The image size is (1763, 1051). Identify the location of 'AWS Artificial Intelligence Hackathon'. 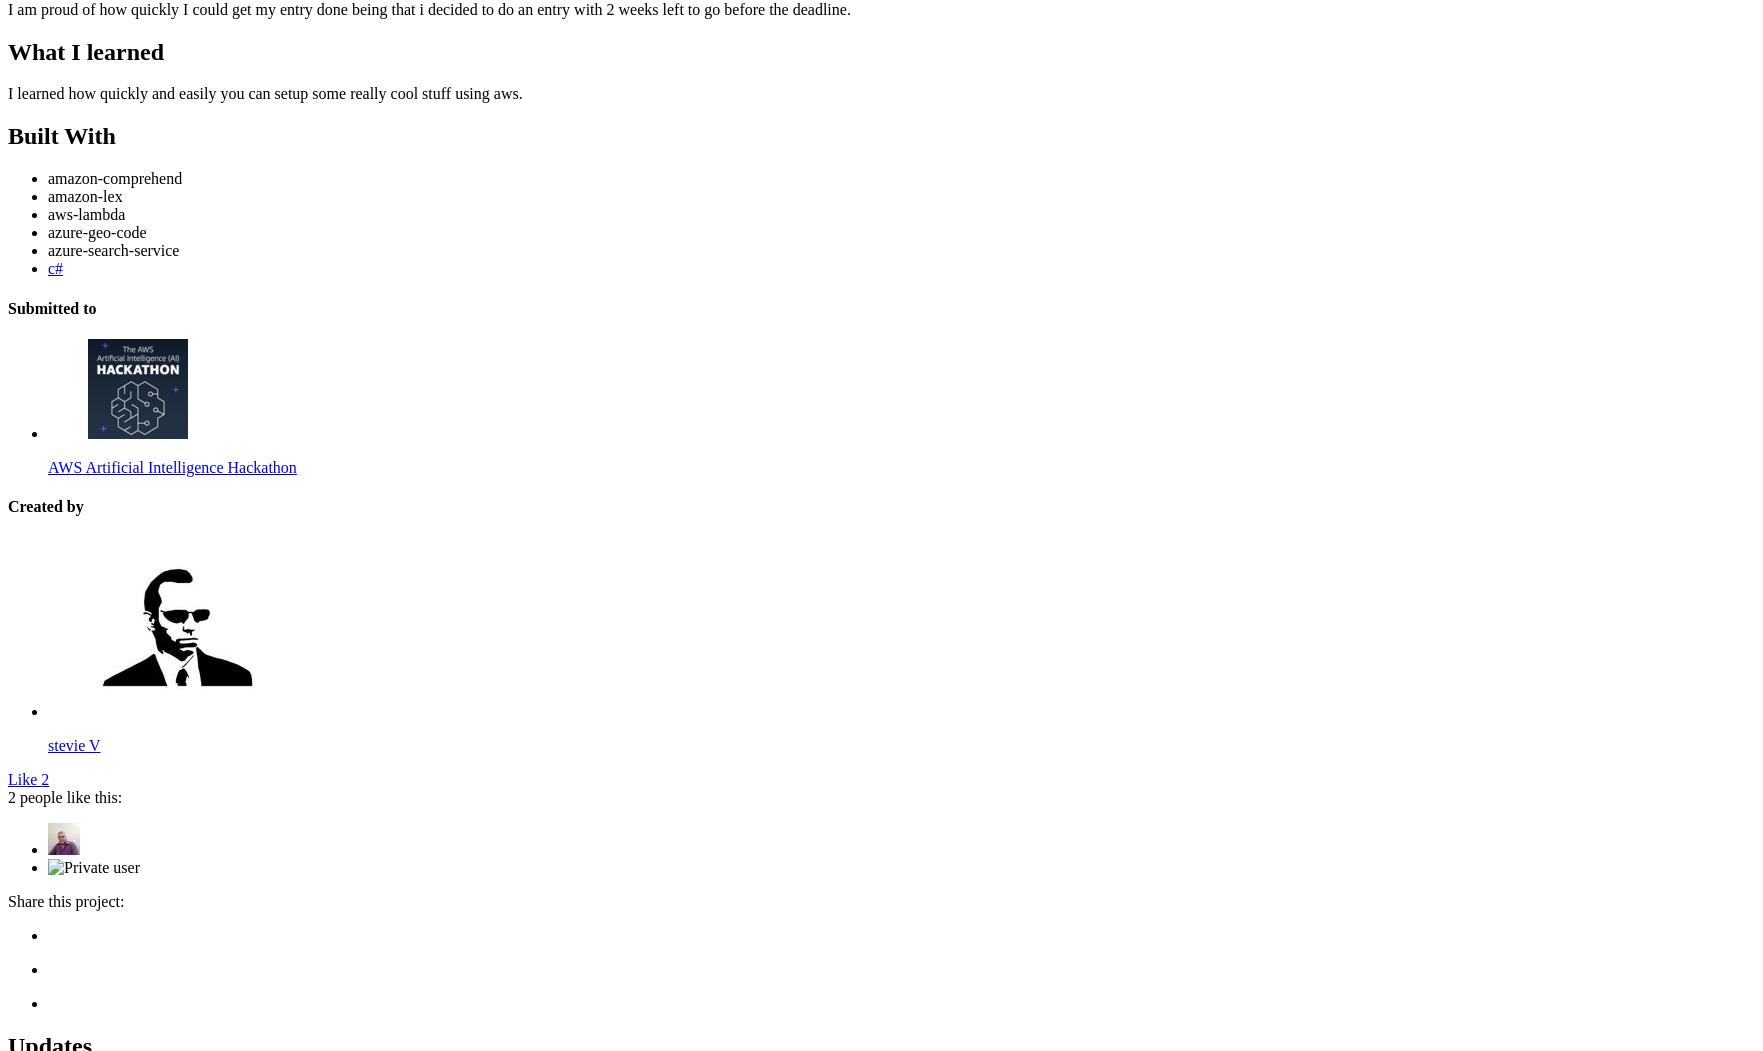
(172, 465).